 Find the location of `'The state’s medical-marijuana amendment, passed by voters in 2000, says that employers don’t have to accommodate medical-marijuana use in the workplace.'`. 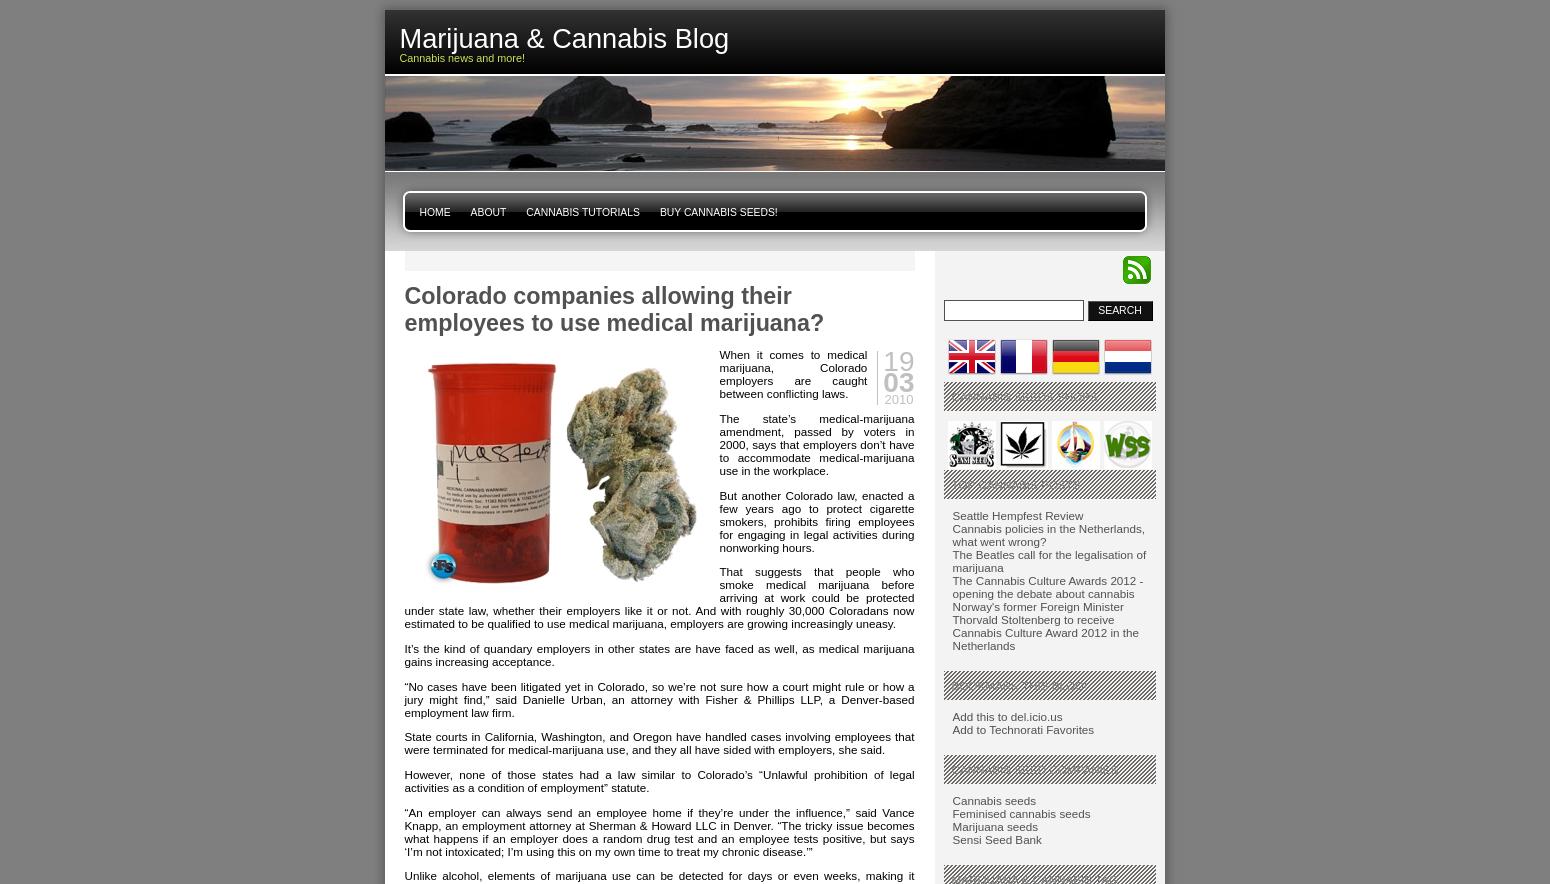

'The state’s medical-marijuana amendment, passed by voters in 2000, says that employers don’t have to accommodate medical-marijuana use in the workplace.' is located at coordinates (815, 443).